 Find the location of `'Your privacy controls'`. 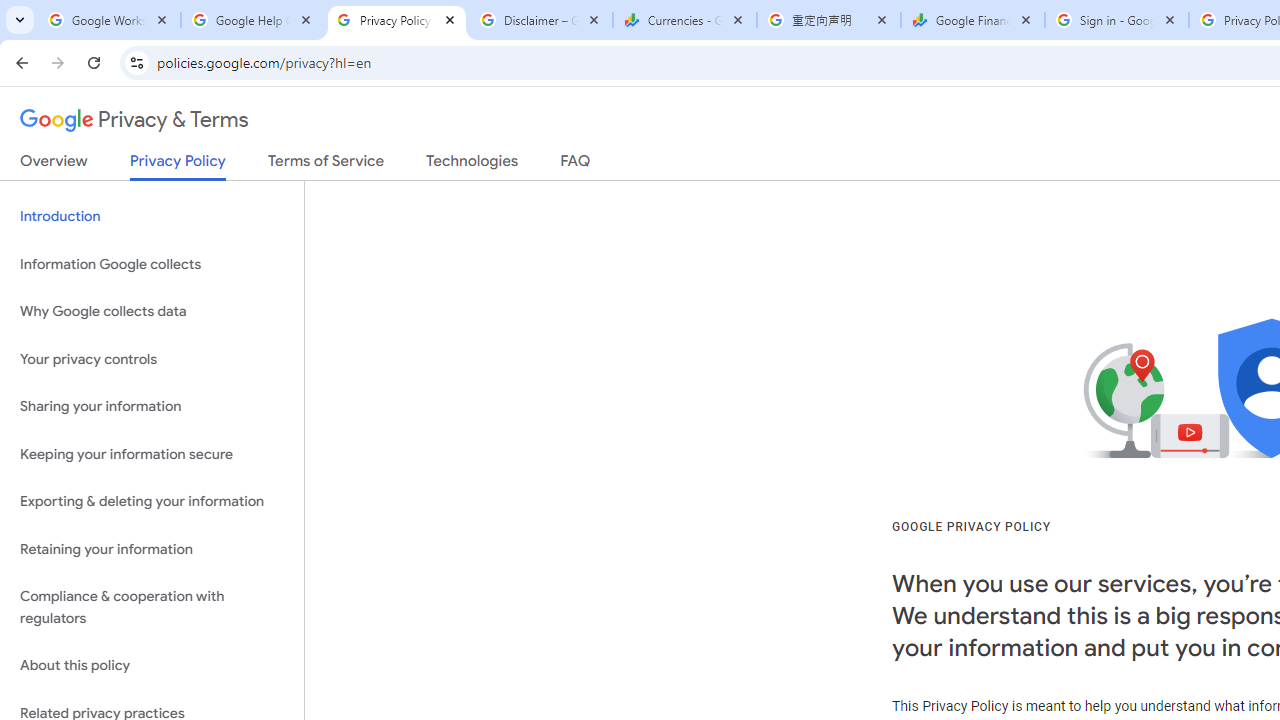

'Your privacy controls' is located at coordinates (151, 358).